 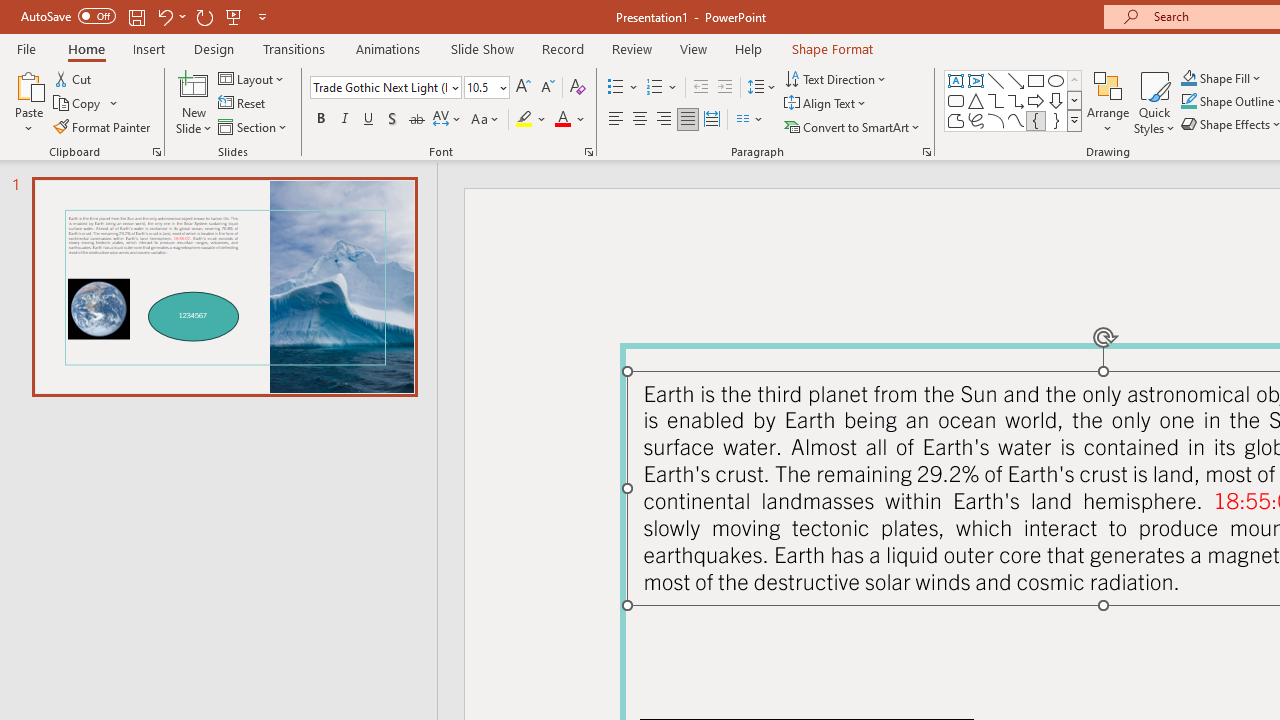 I want to click on 'Strikethrough', so click(x=415, y=119).